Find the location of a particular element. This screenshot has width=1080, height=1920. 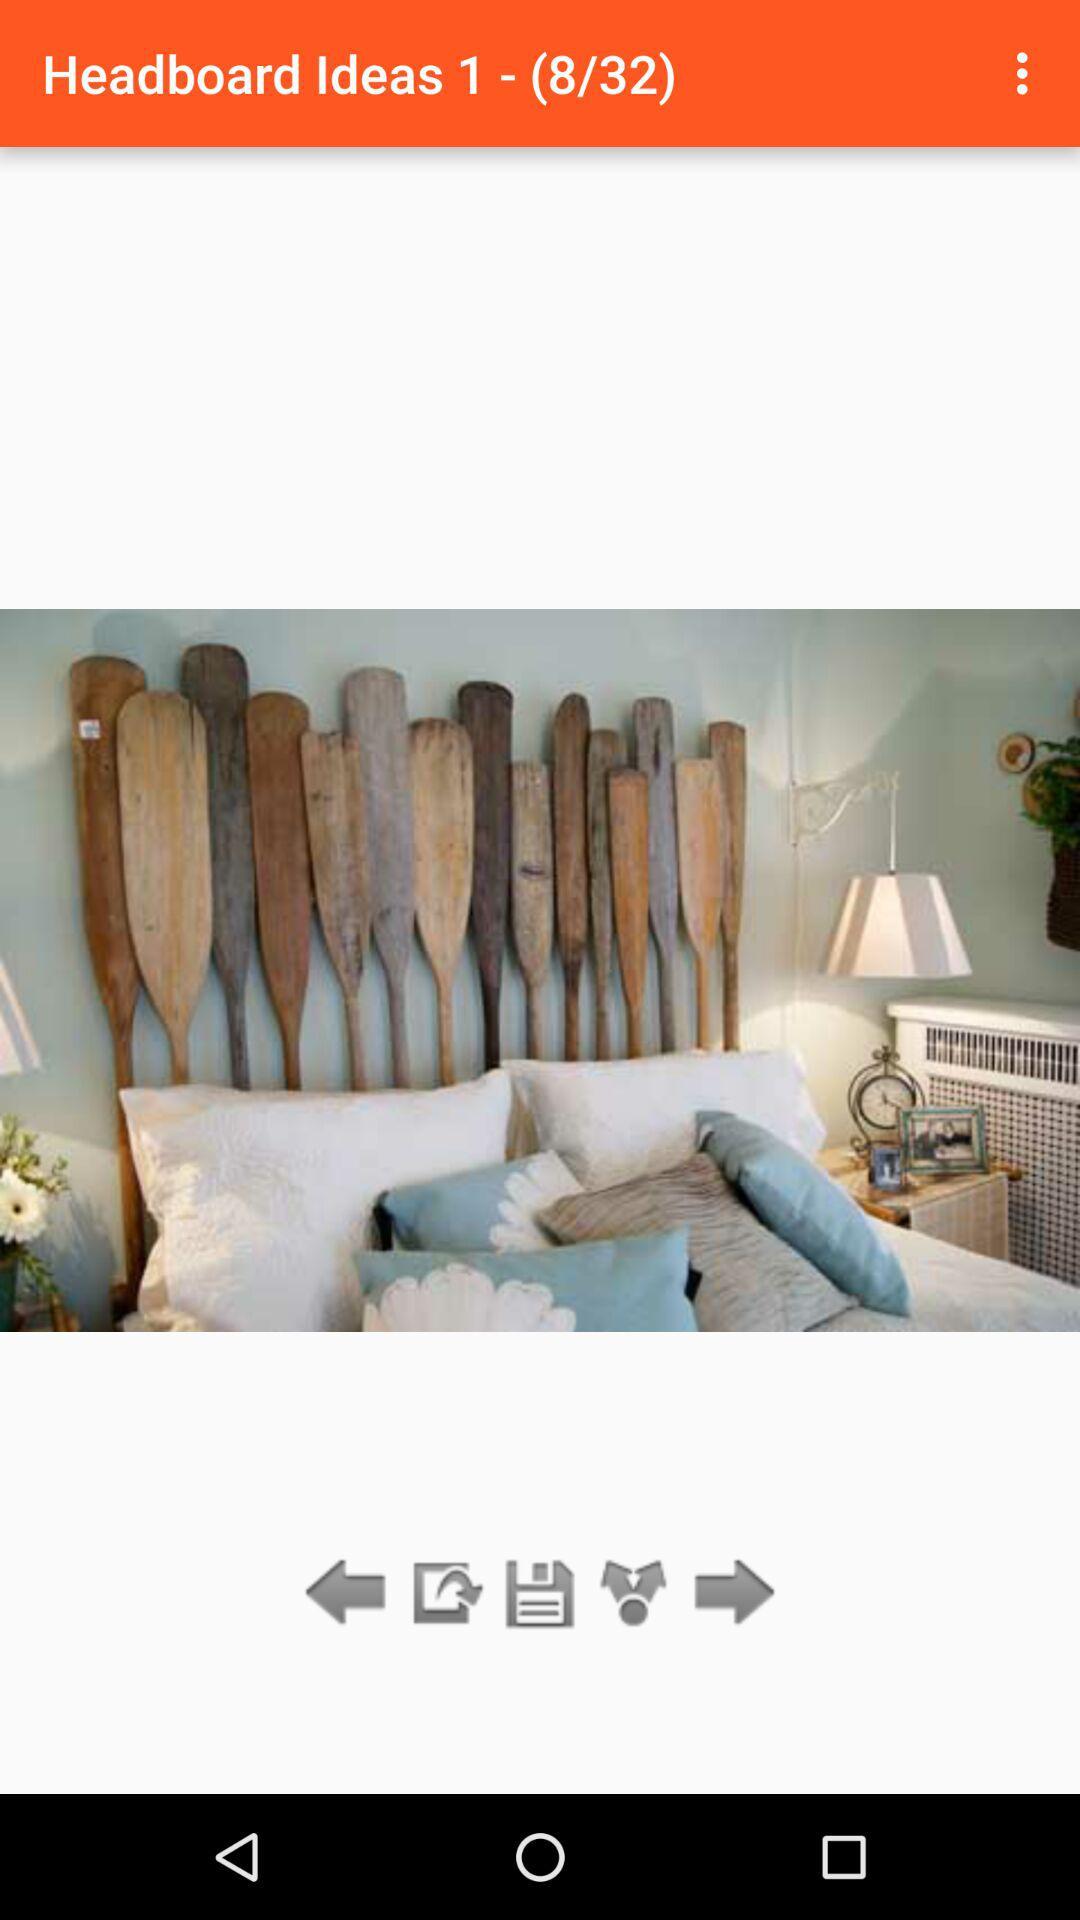

icon to the right of headboard ideas 1 item is located at coordinates (1027, 73).